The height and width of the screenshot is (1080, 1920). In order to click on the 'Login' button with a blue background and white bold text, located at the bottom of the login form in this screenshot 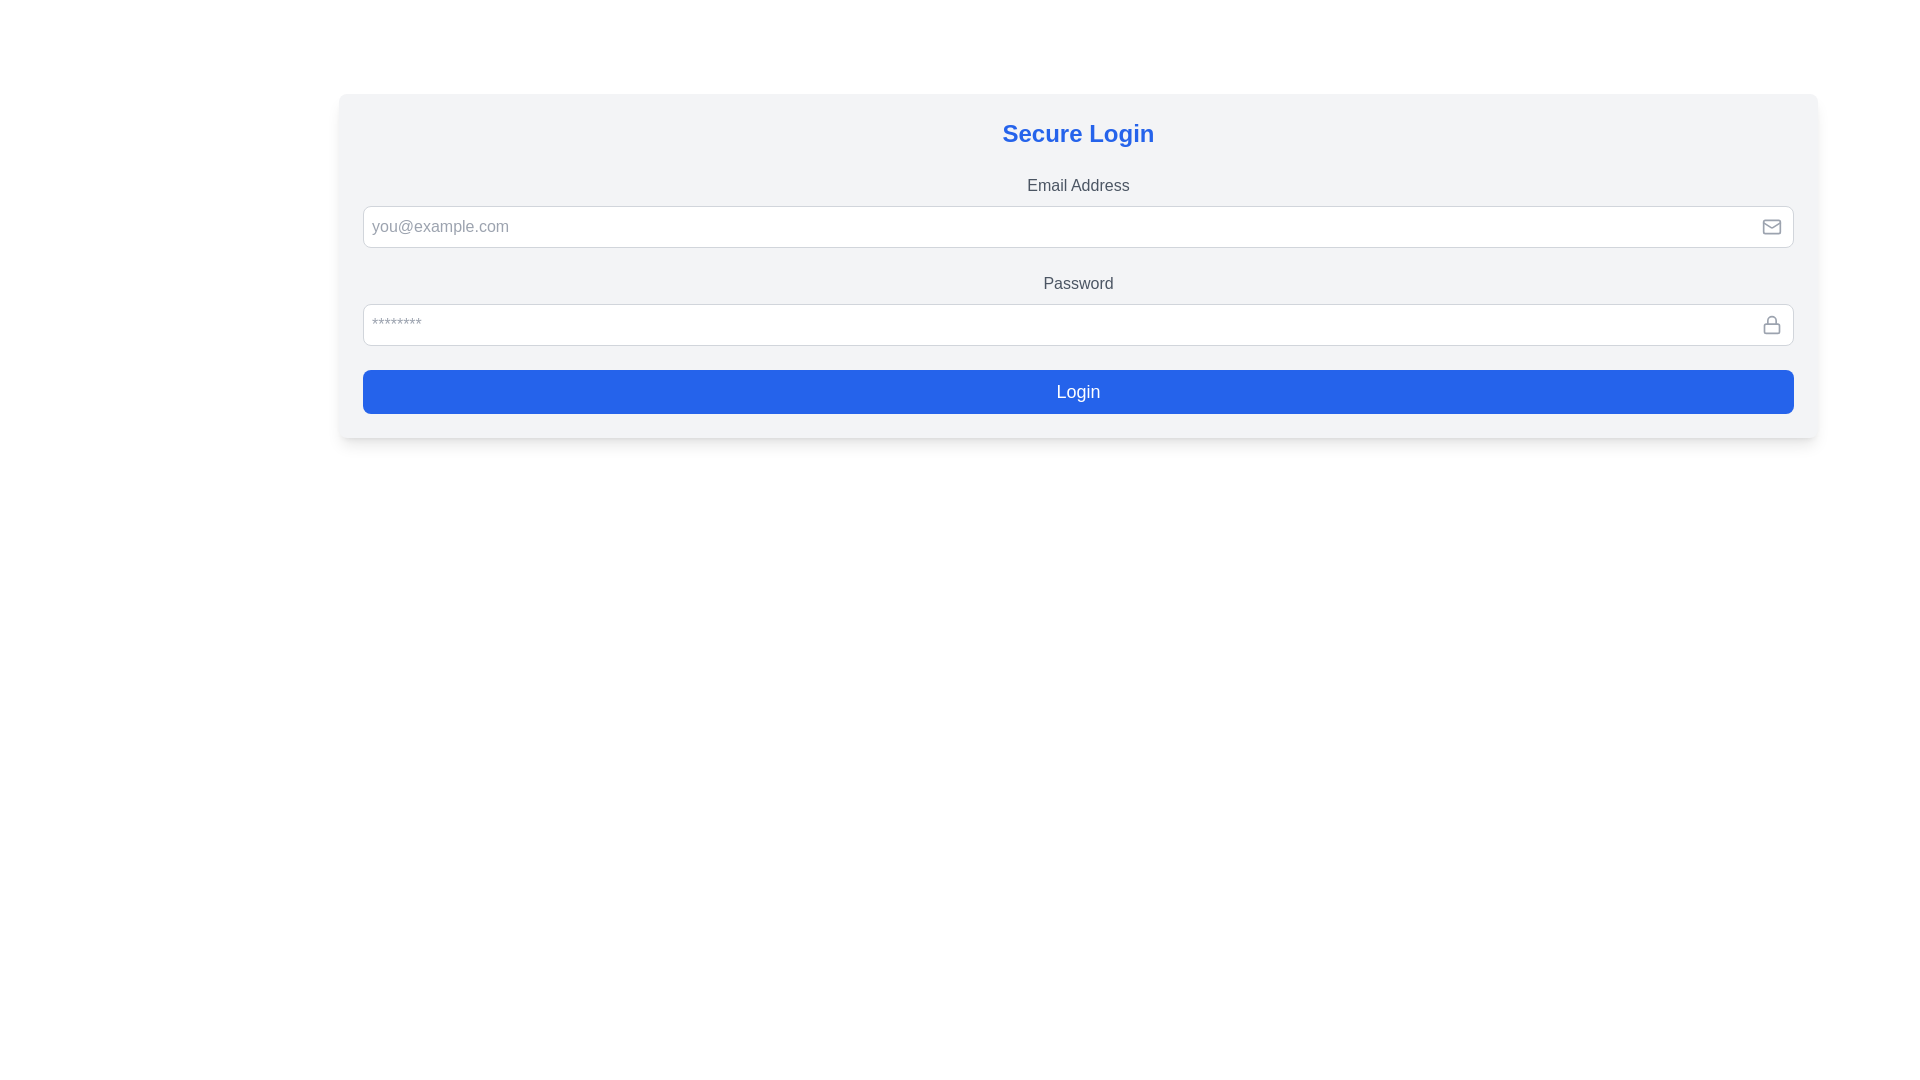, I will do `click(1077, 392)`.